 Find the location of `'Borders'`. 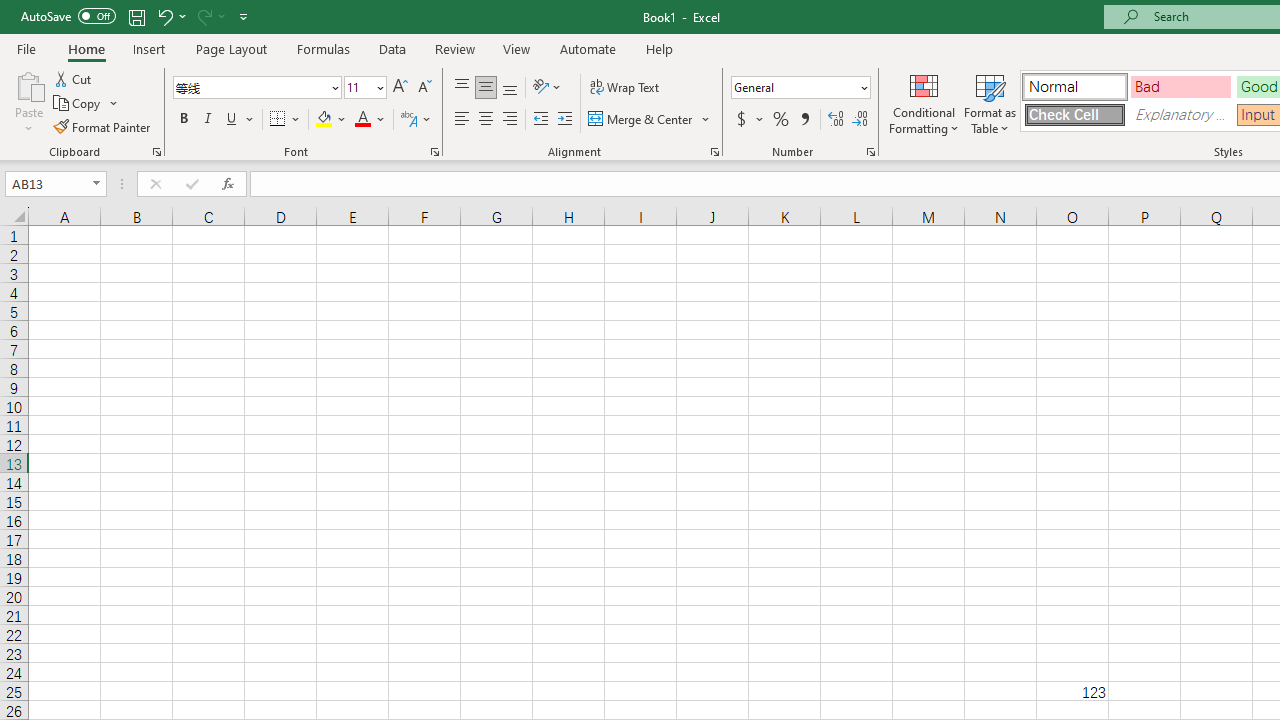

'Borders' is located at coordinates (285, 119).